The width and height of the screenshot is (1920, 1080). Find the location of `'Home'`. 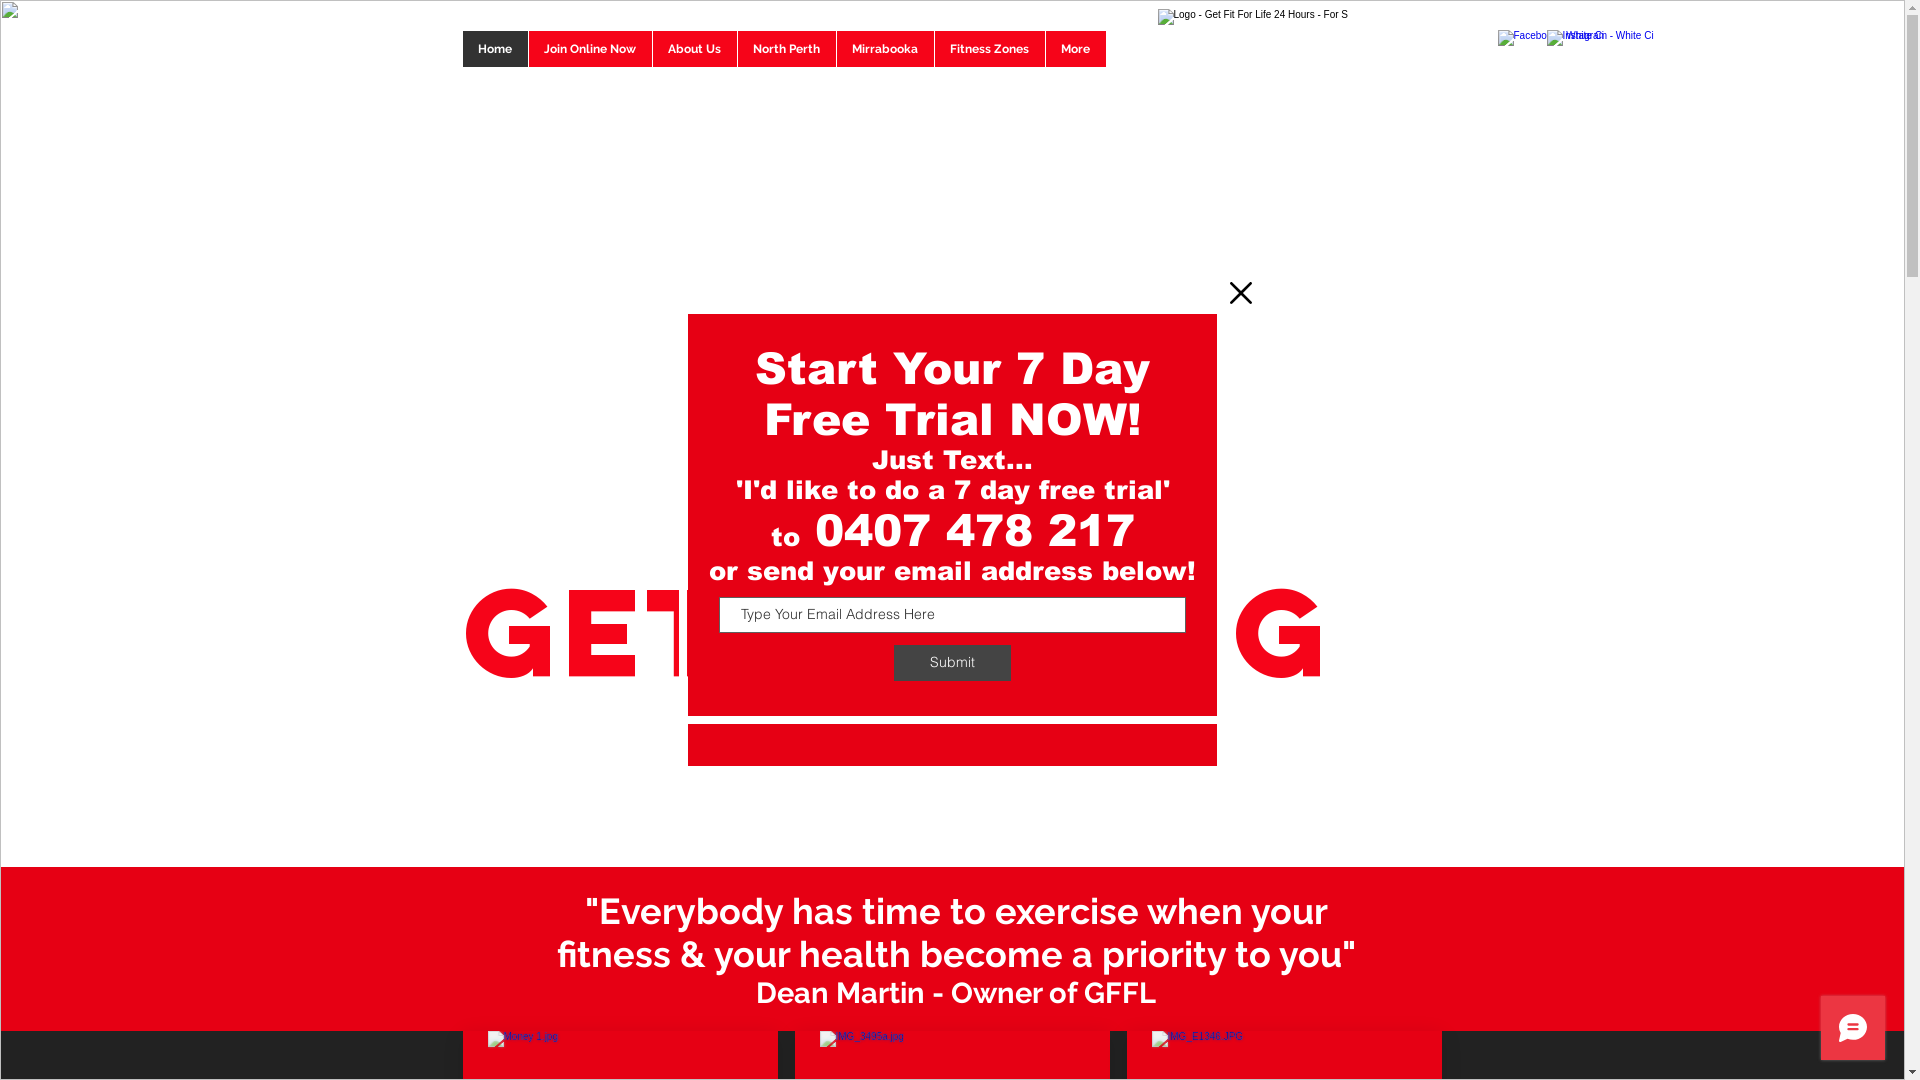

'Home' is located at coordinates (494, 48).